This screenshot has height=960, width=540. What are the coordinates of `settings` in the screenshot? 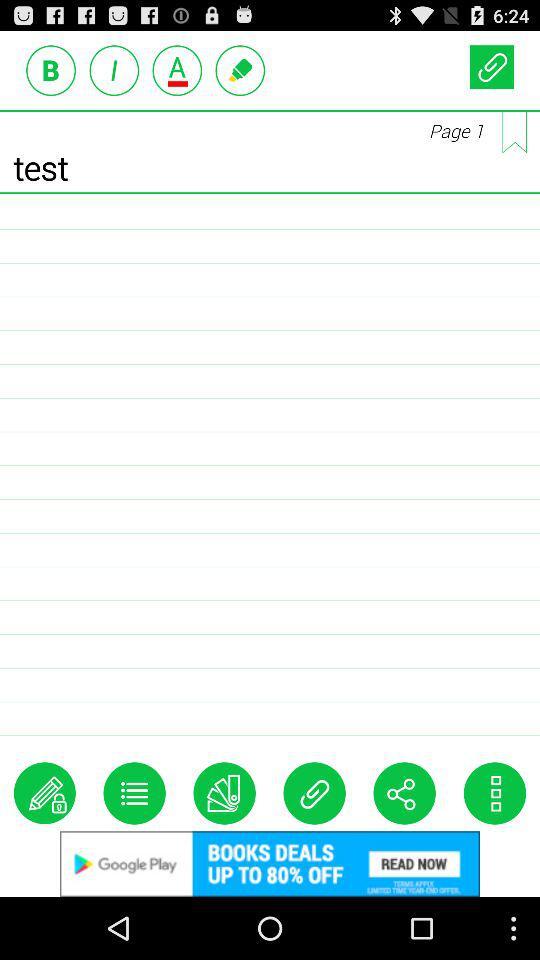 It's located at (134, 793).